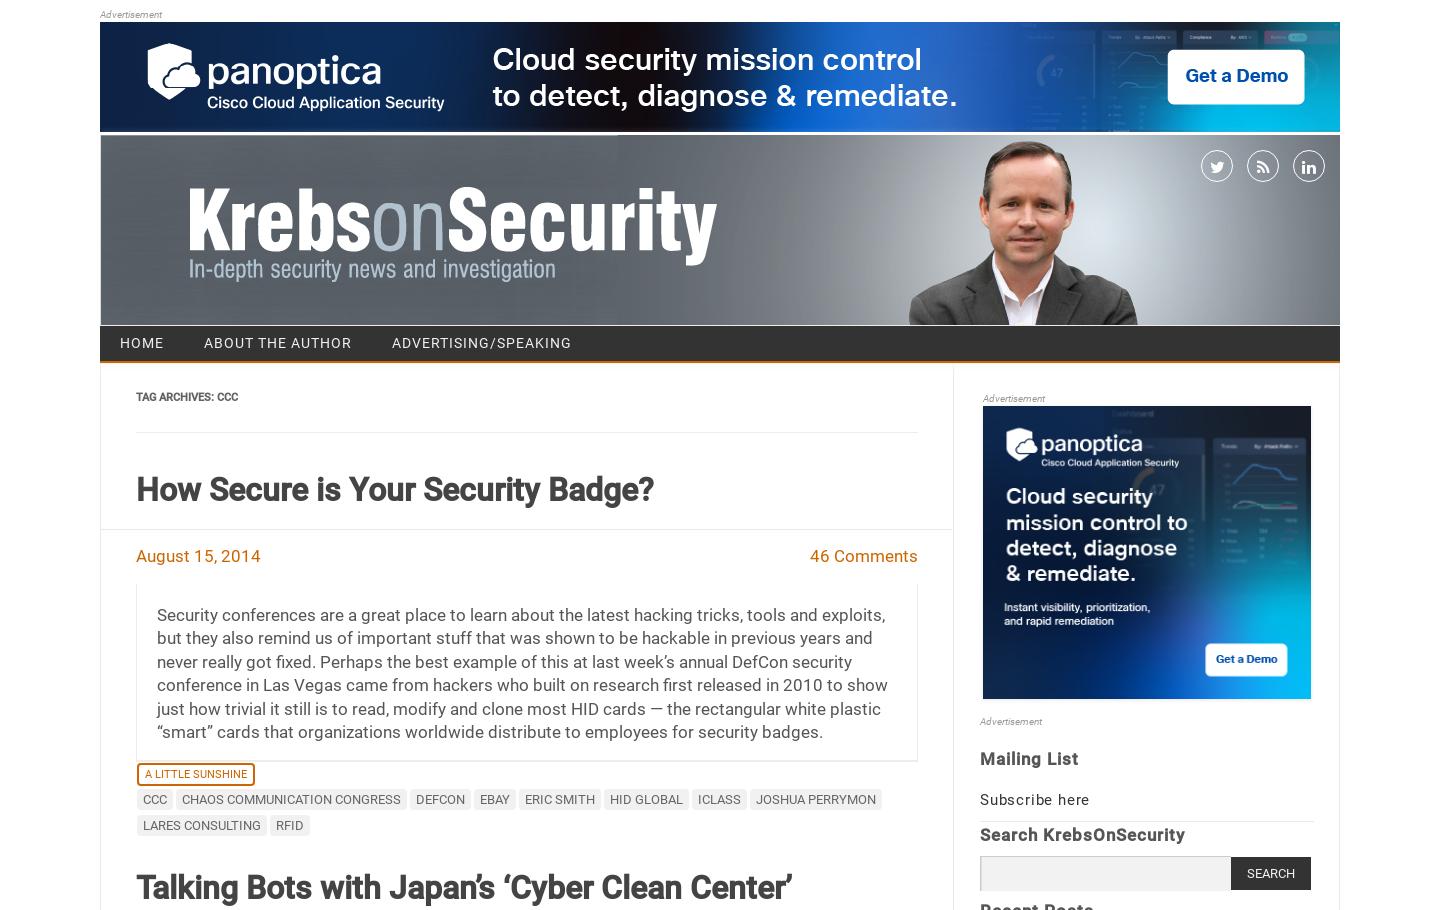 This screenshot has width=1440, height=910. I want to click on 'Eric Smith', so click(523, 797).